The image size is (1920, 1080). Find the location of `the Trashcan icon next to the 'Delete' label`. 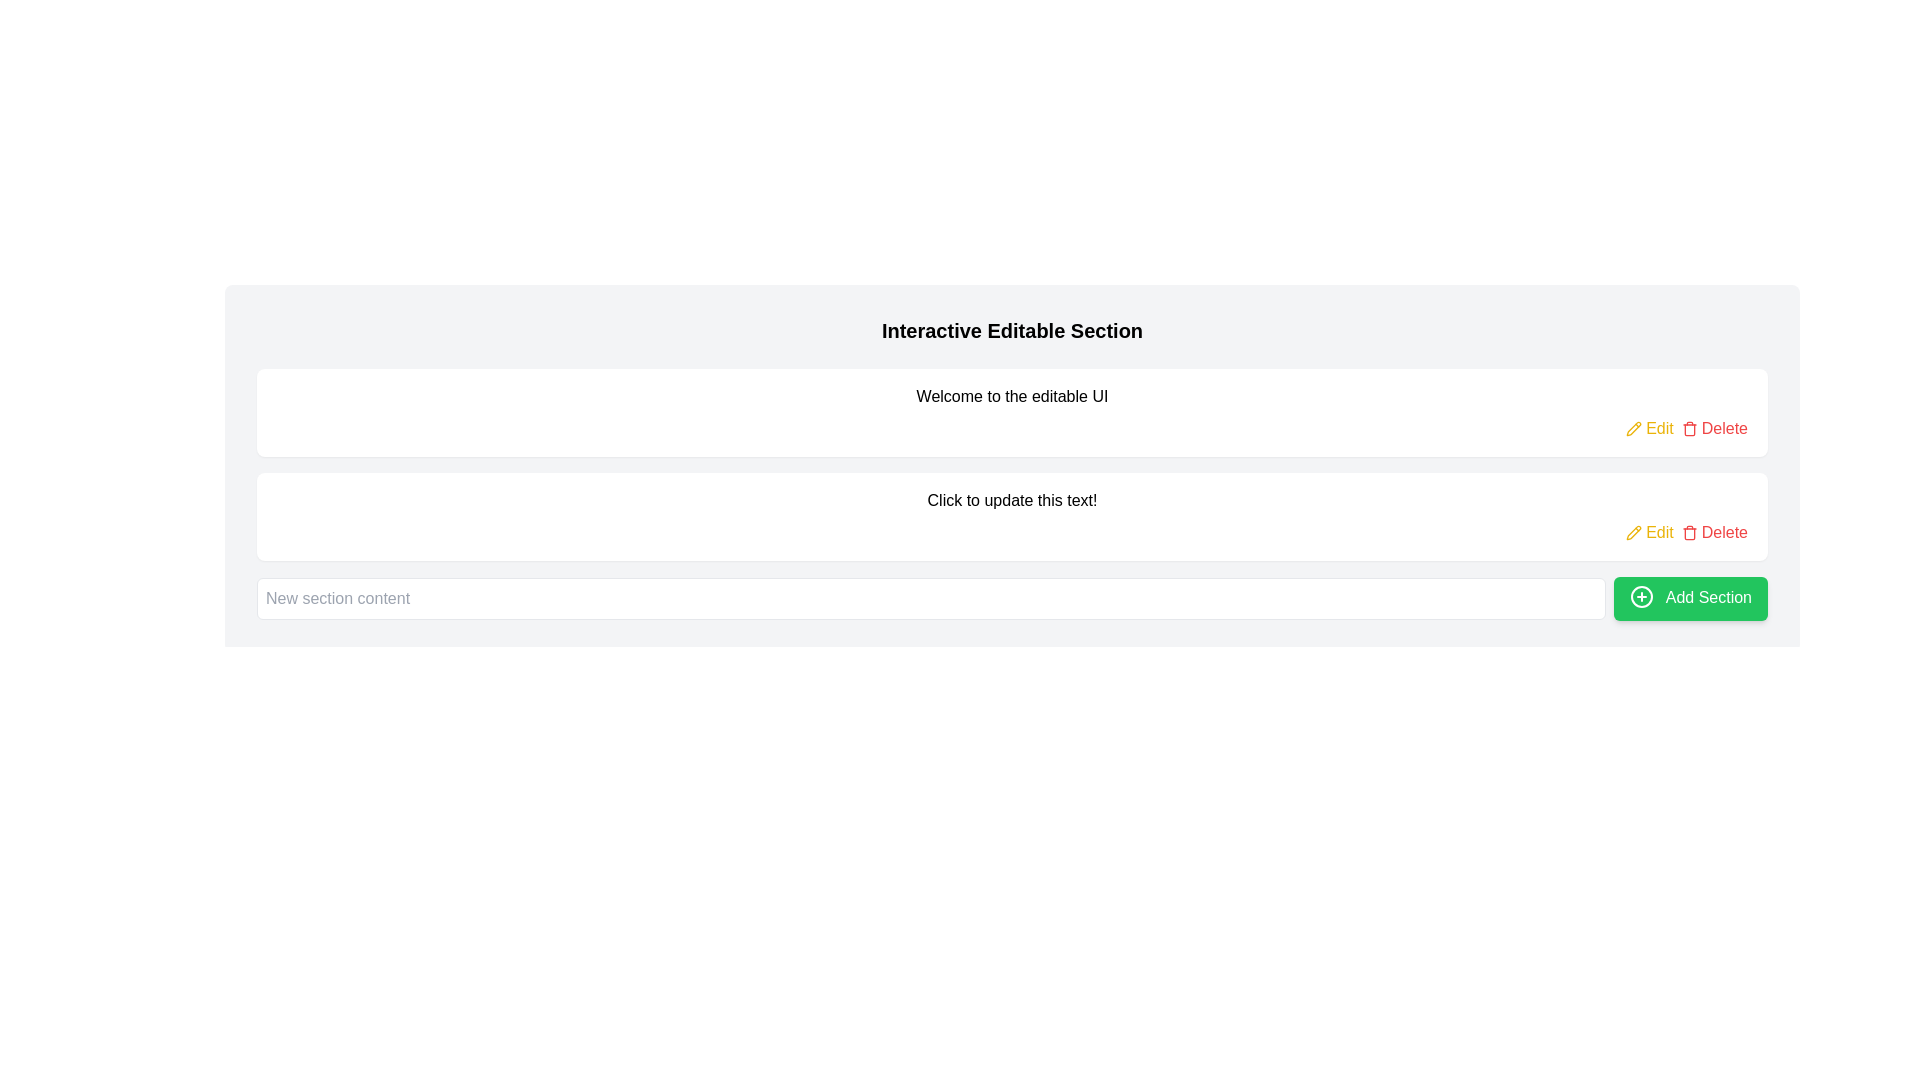

the Trashcan icon next to the 'Delete' label is located at coordinates (1688, 427).